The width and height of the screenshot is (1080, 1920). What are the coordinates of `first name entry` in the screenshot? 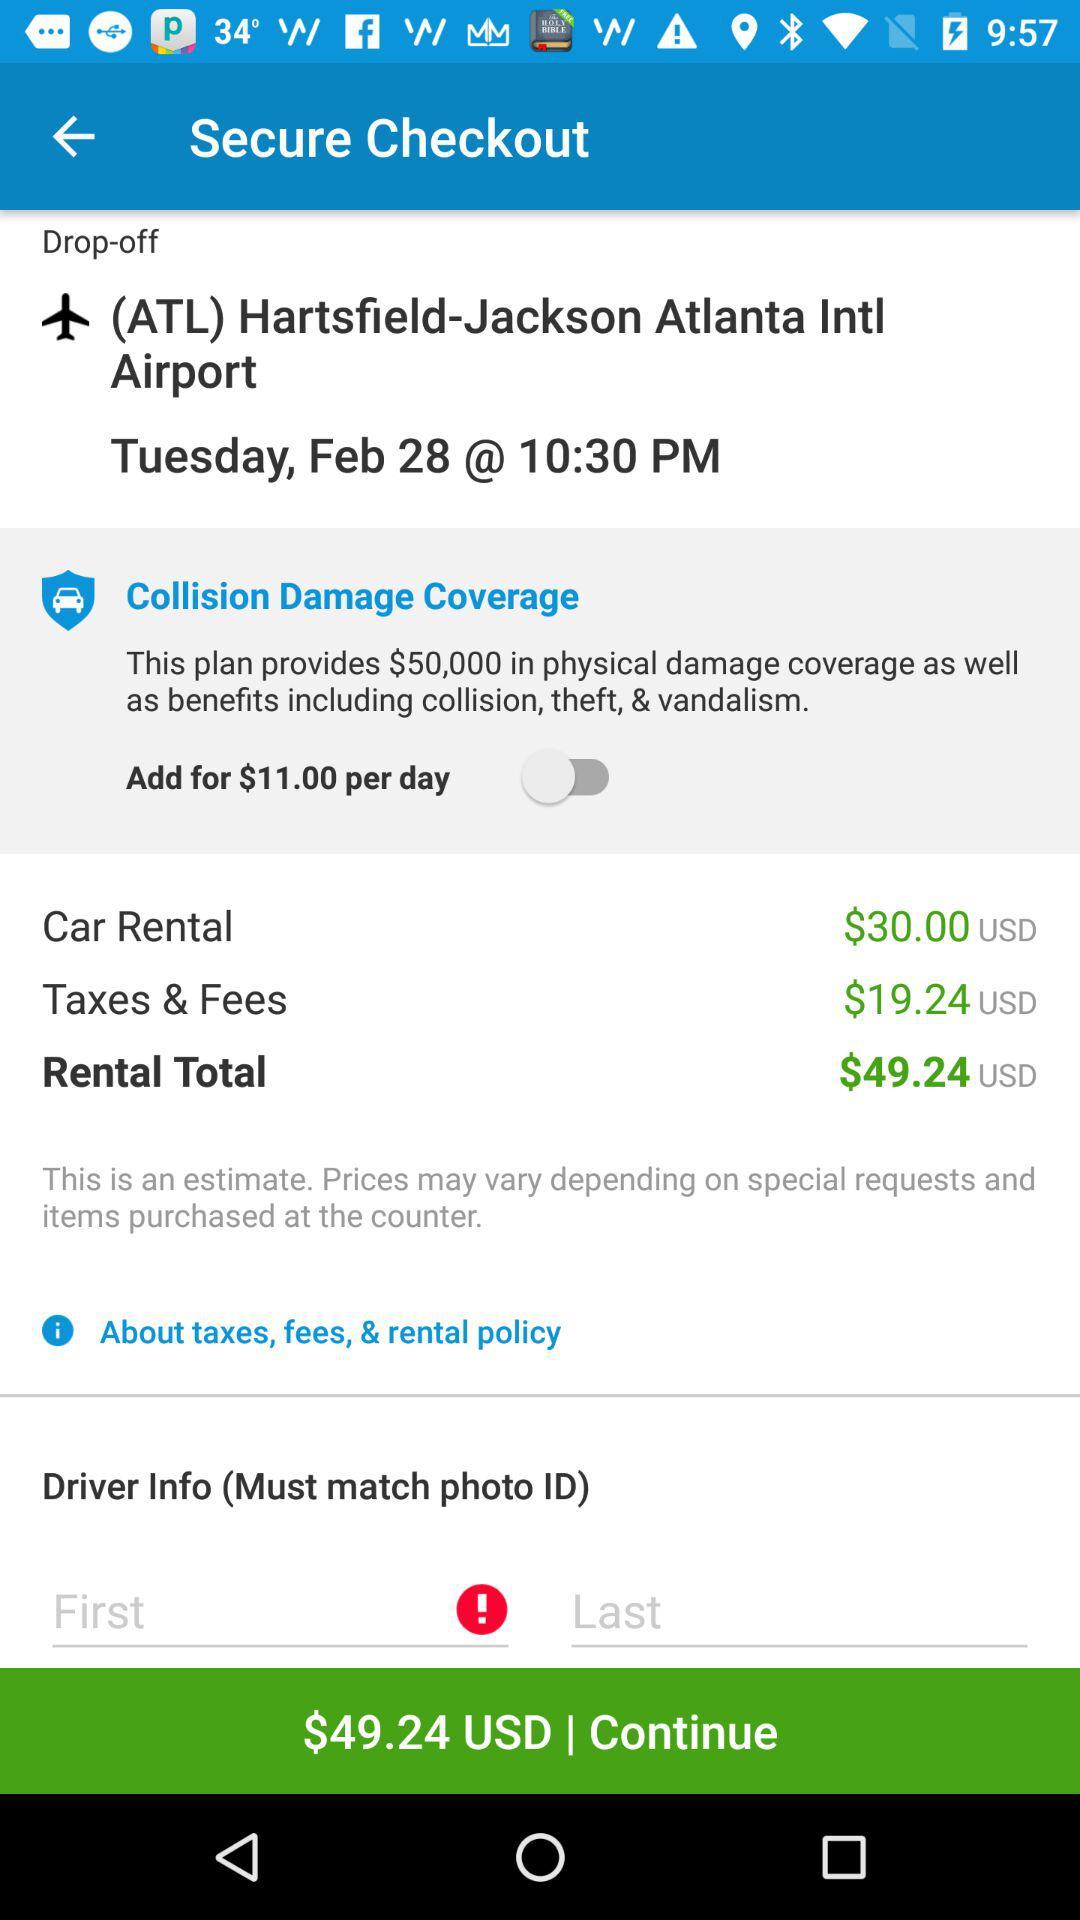 It's located at (280, 1609).